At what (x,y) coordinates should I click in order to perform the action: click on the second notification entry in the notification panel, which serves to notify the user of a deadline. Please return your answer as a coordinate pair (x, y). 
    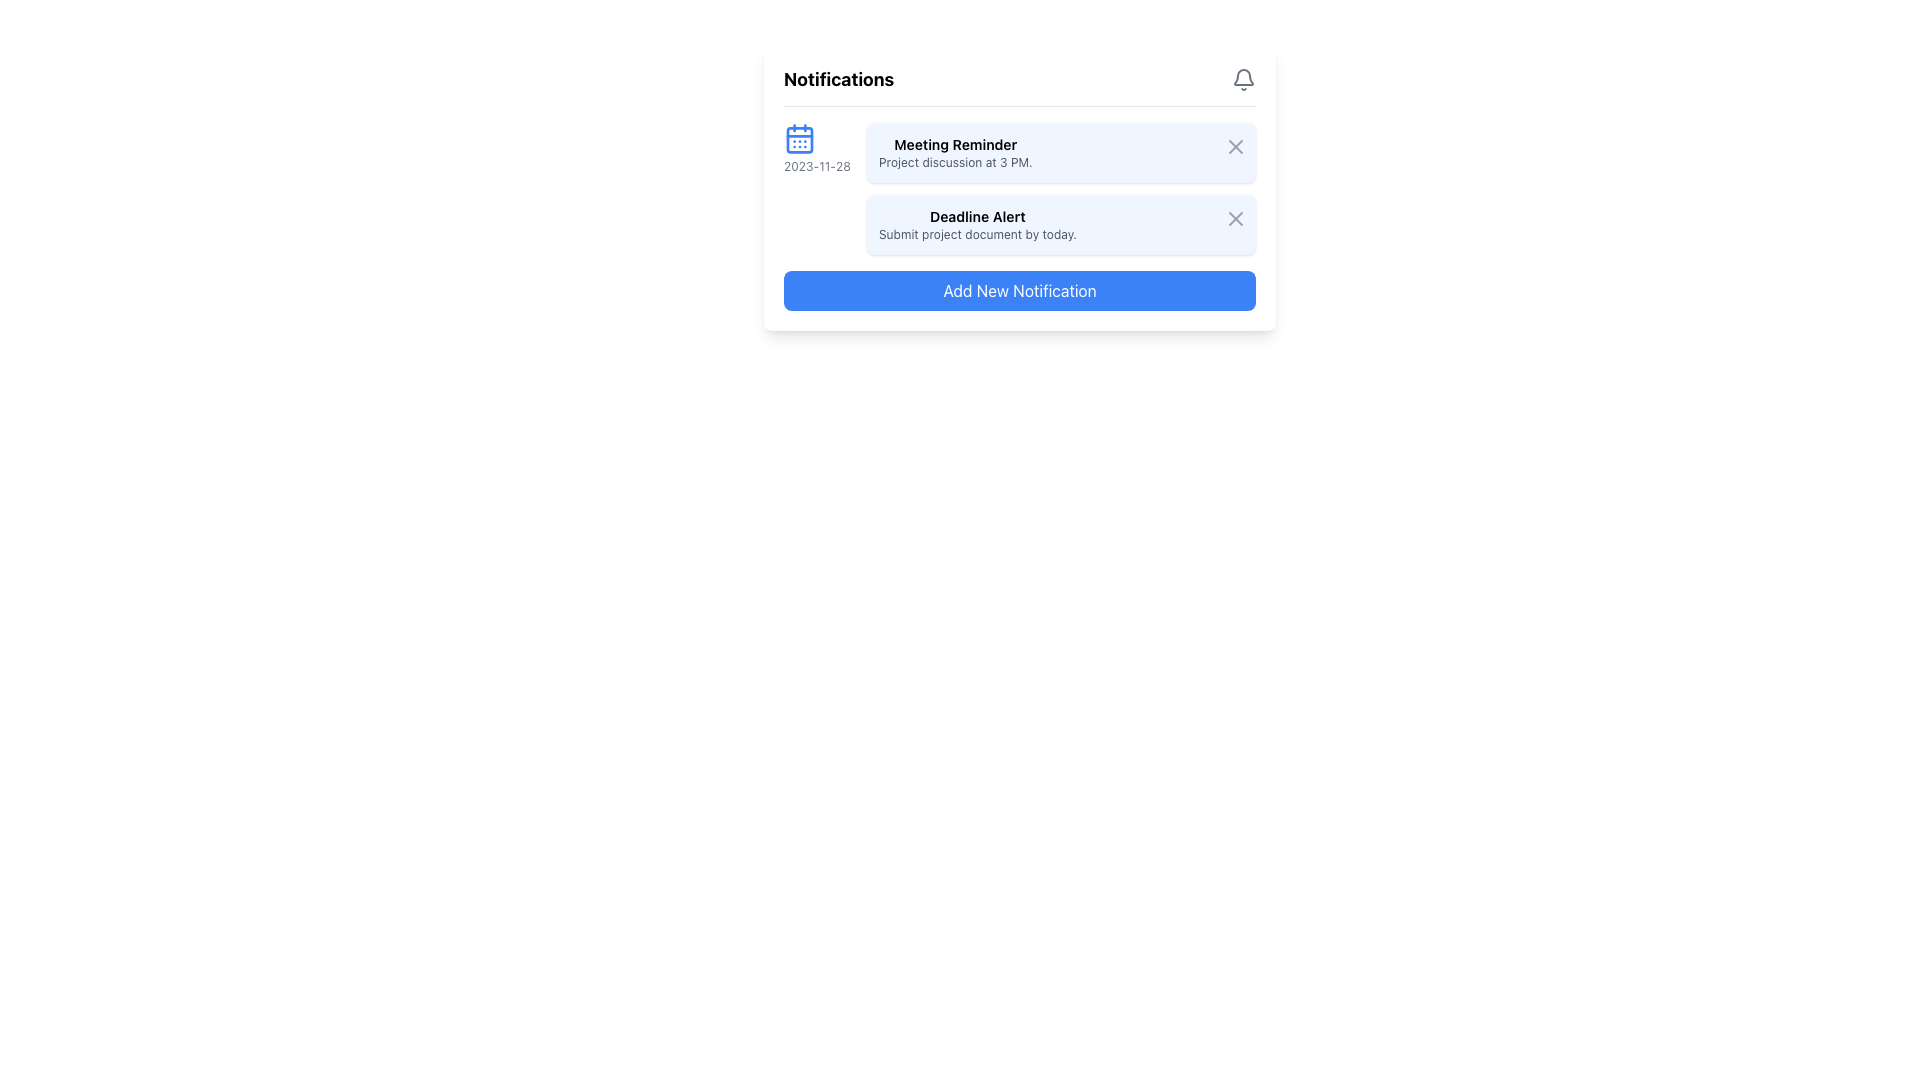
    Looking at the image, I should click on (1060, 224).